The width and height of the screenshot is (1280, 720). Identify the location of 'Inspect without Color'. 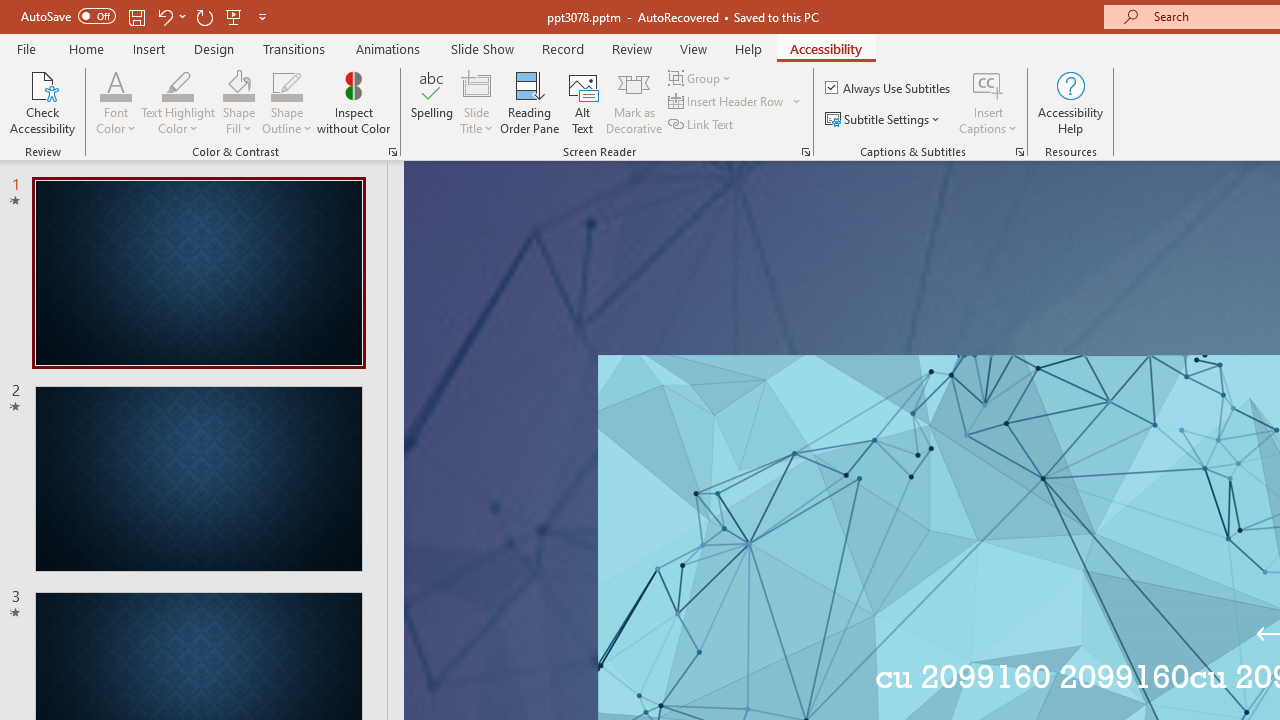
(353, 103).